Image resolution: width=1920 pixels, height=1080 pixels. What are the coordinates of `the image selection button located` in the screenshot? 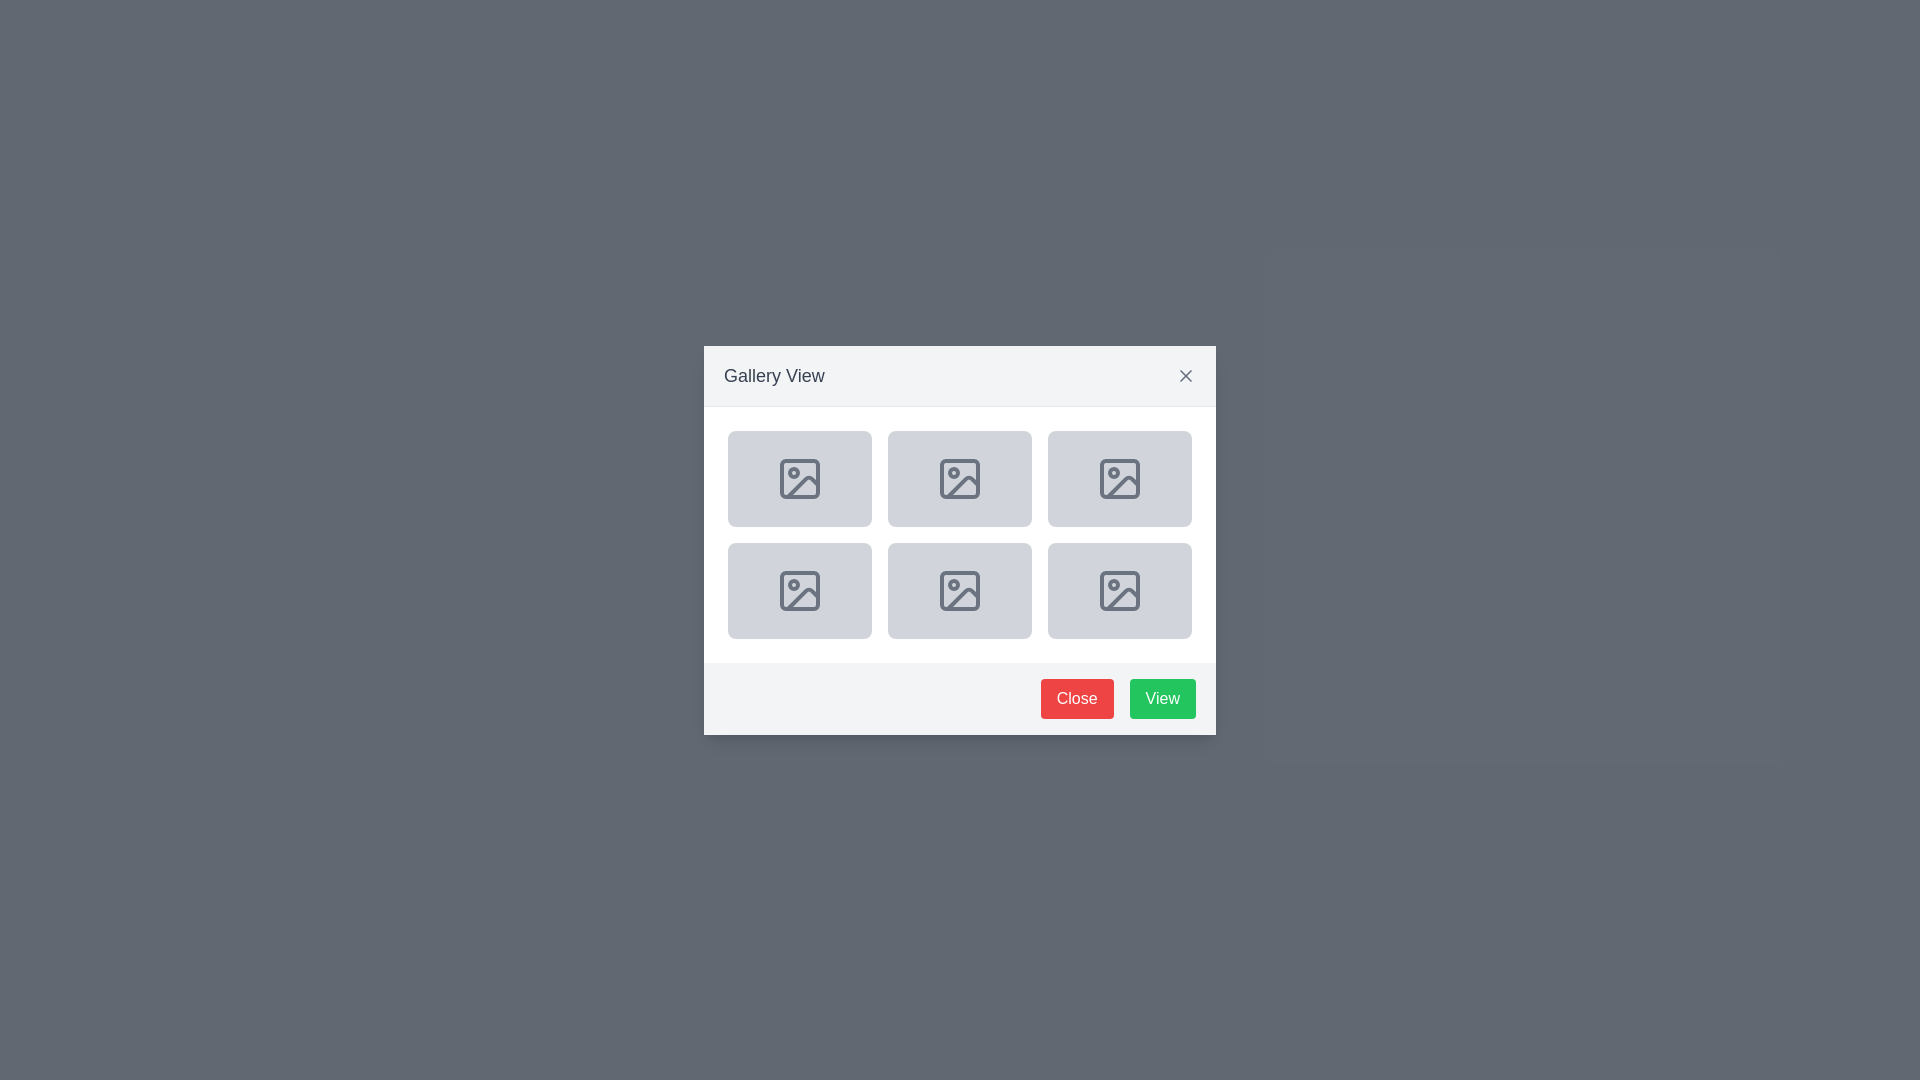 It's located at (800, 478).